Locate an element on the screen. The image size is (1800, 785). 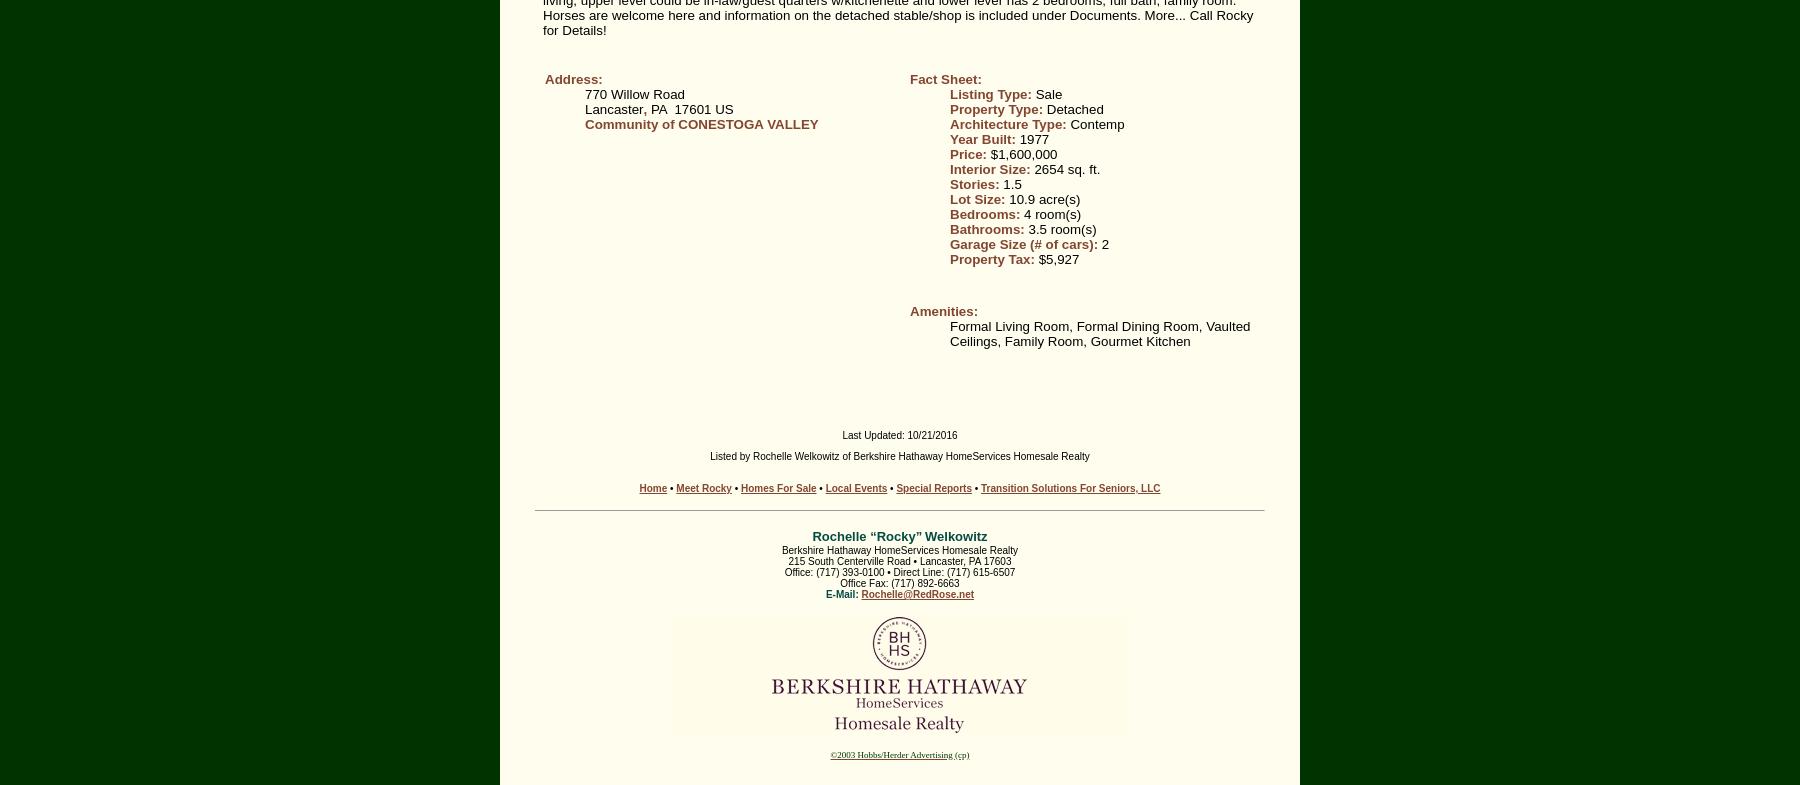
'Transition Solutions For Seniors, LLC' is located at coordinates (1070, 488).